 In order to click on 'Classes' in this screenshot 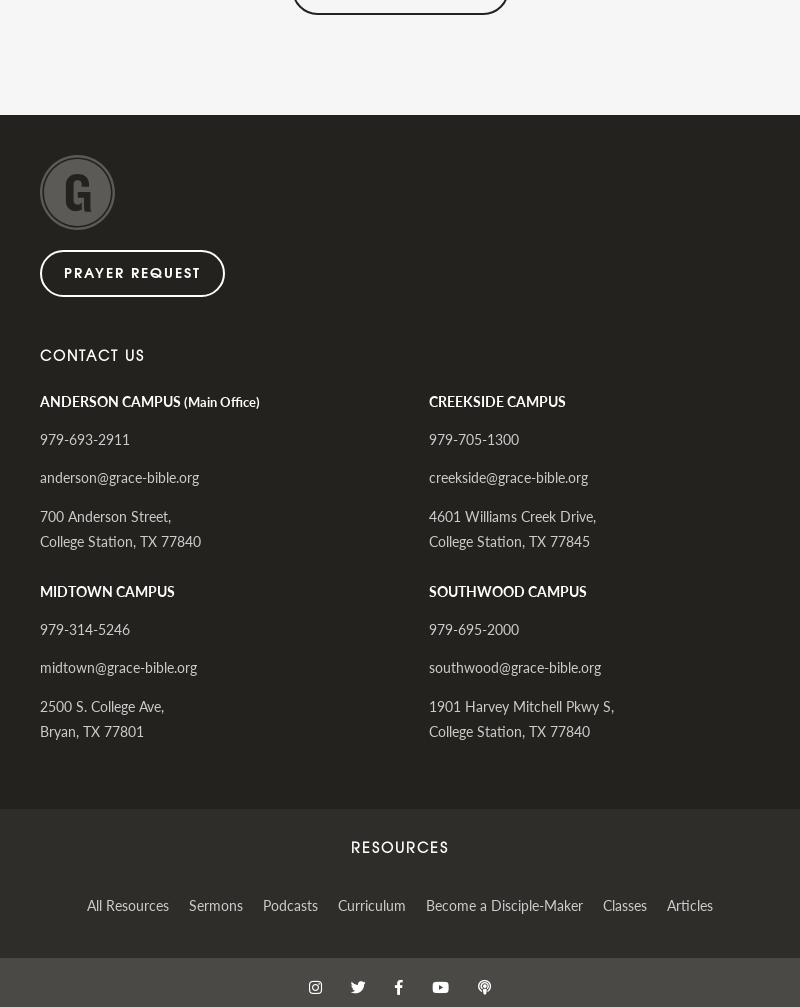, I will do `click(624, 902)`.